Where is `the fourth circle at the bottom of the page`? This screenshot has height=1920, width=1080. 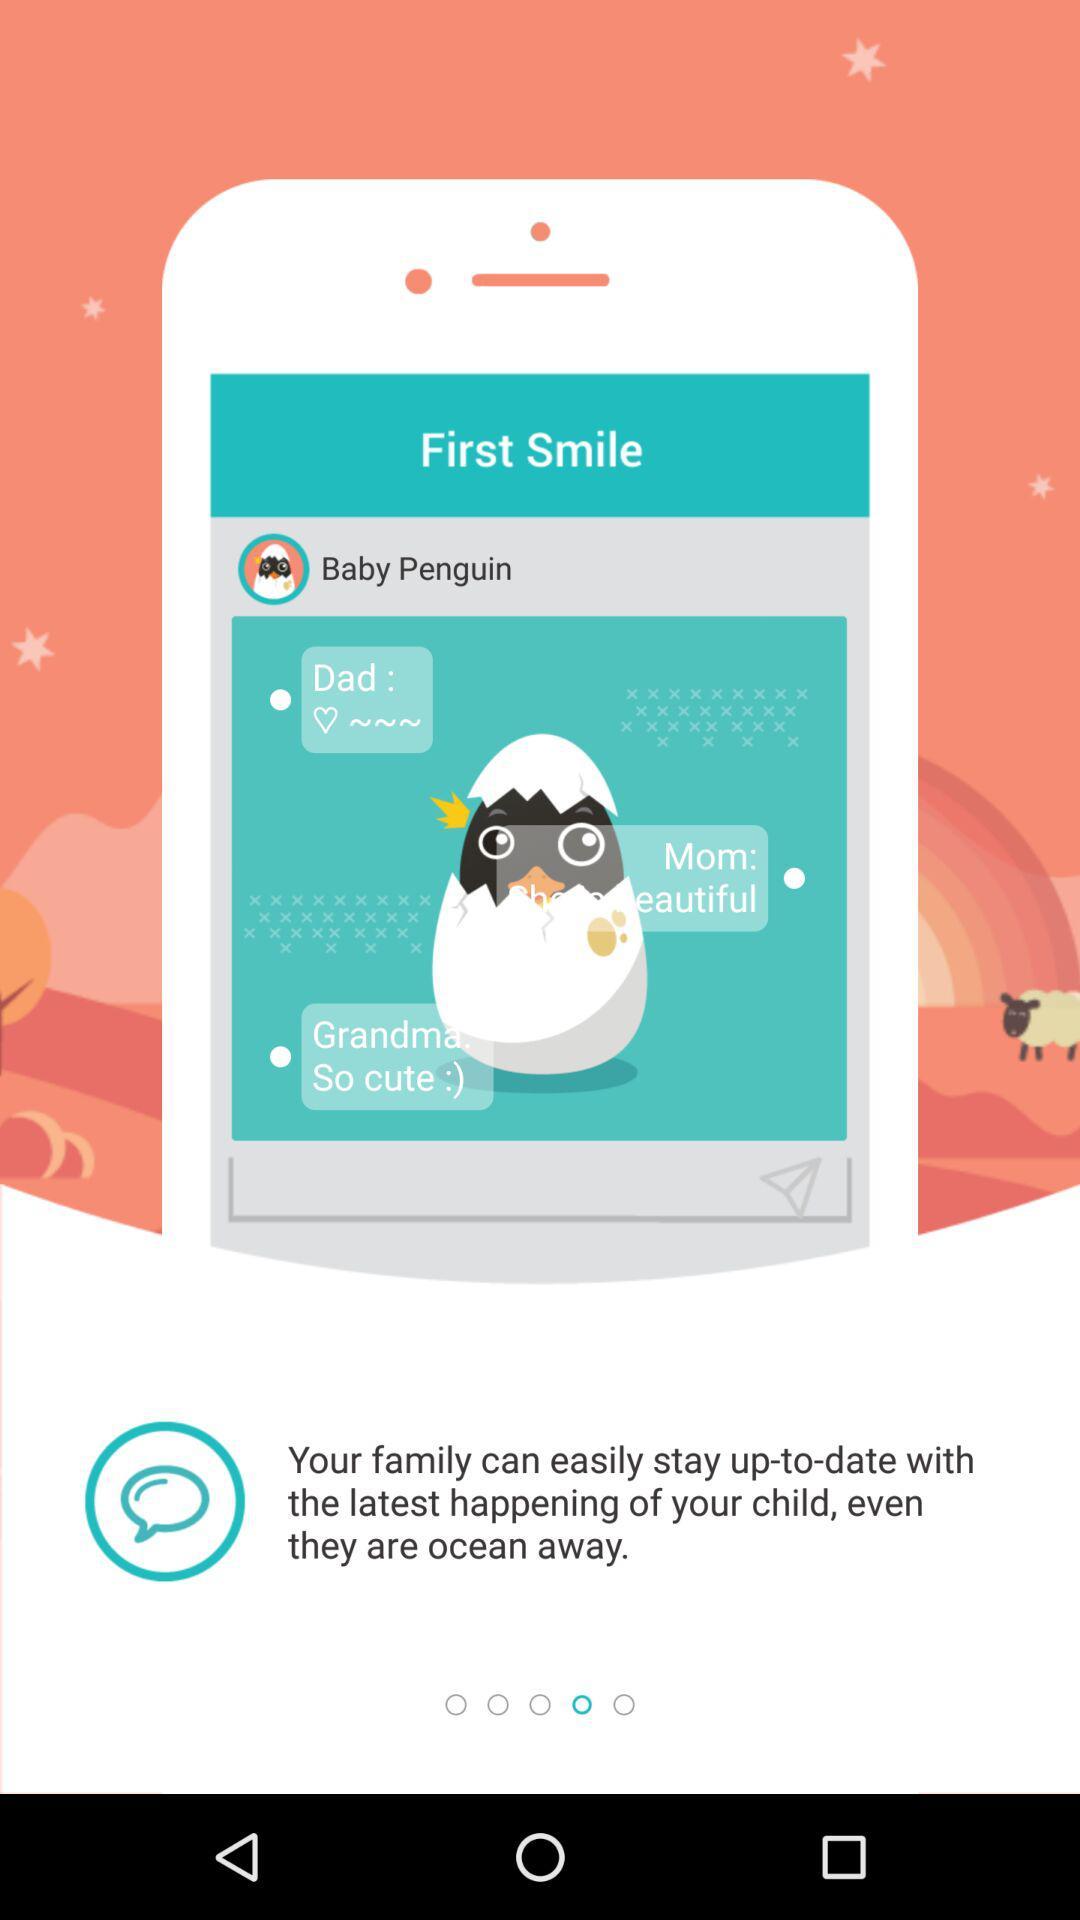 the fourth circle at the bottom of the page is located at coordinates (582, 1703).